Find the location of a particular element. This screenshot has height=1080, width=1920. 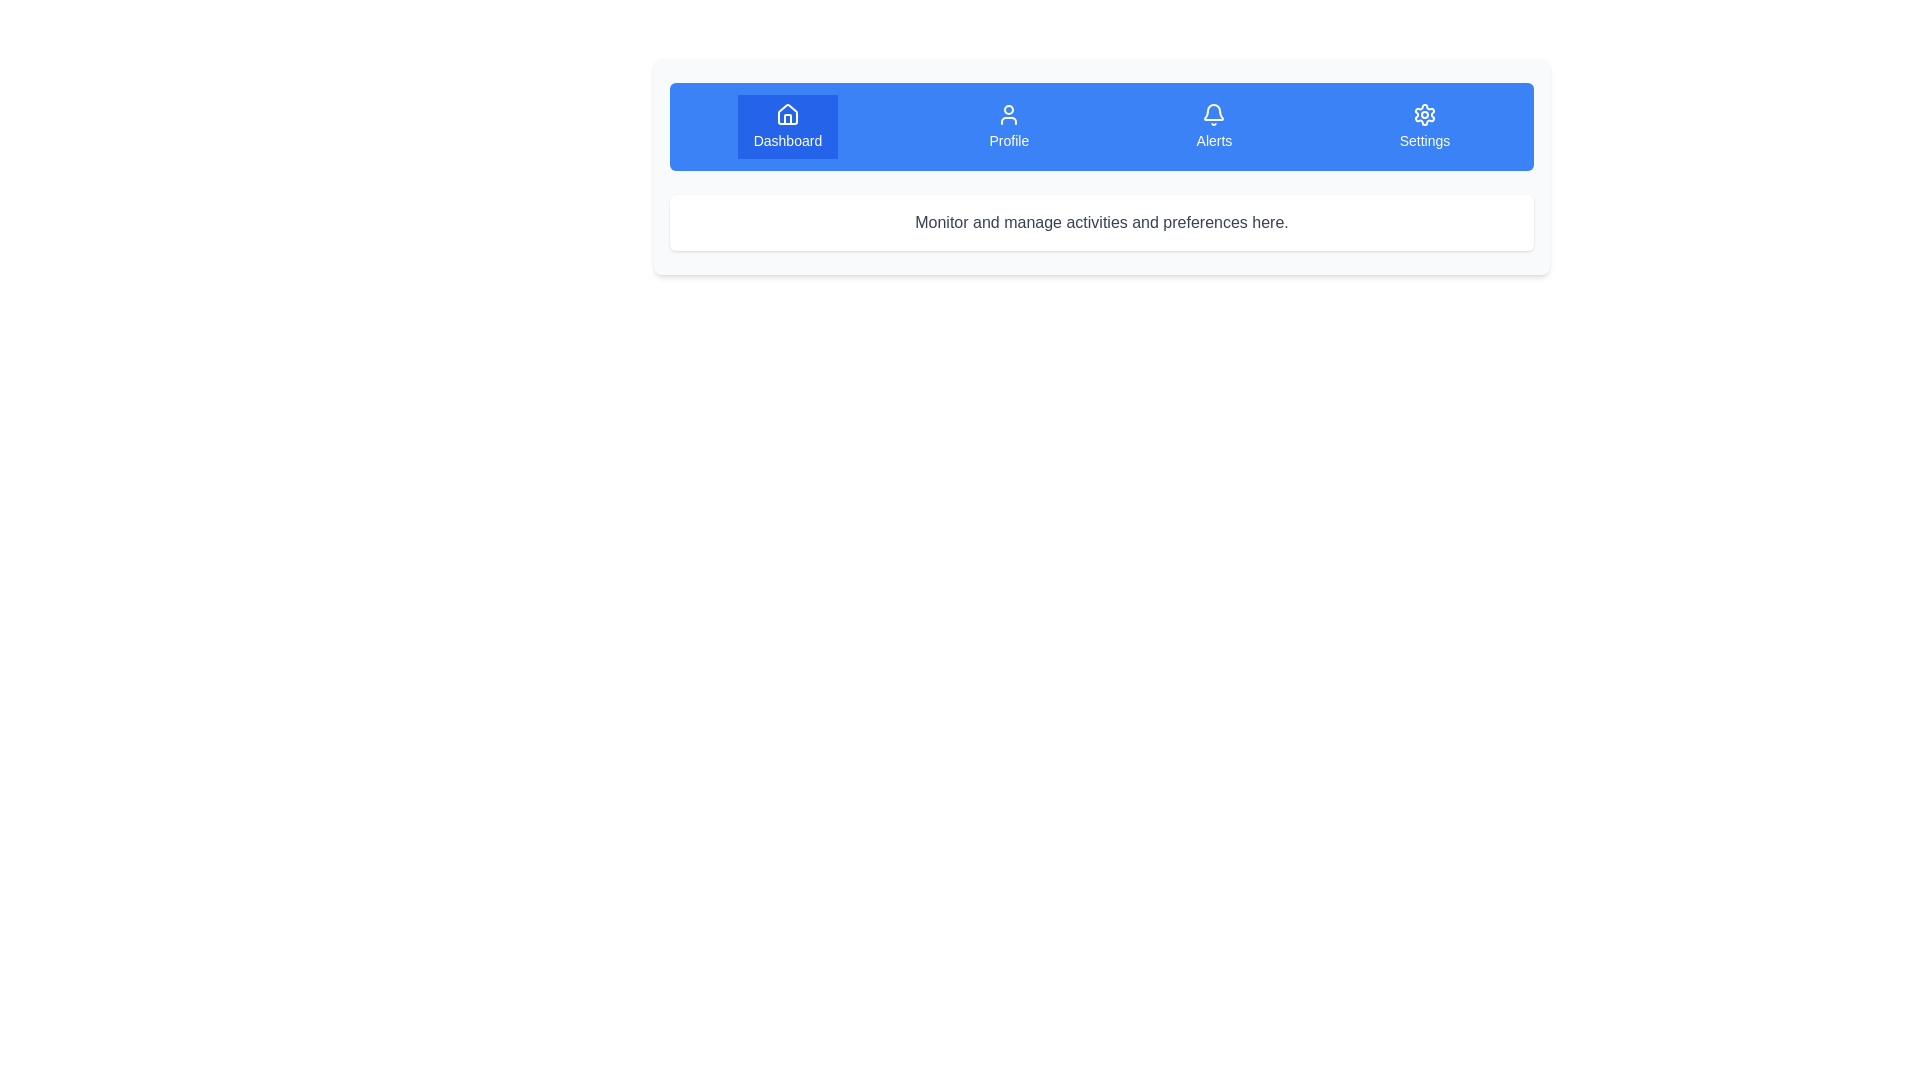

the 'Settings' button is located at coordinates (1424, 127).